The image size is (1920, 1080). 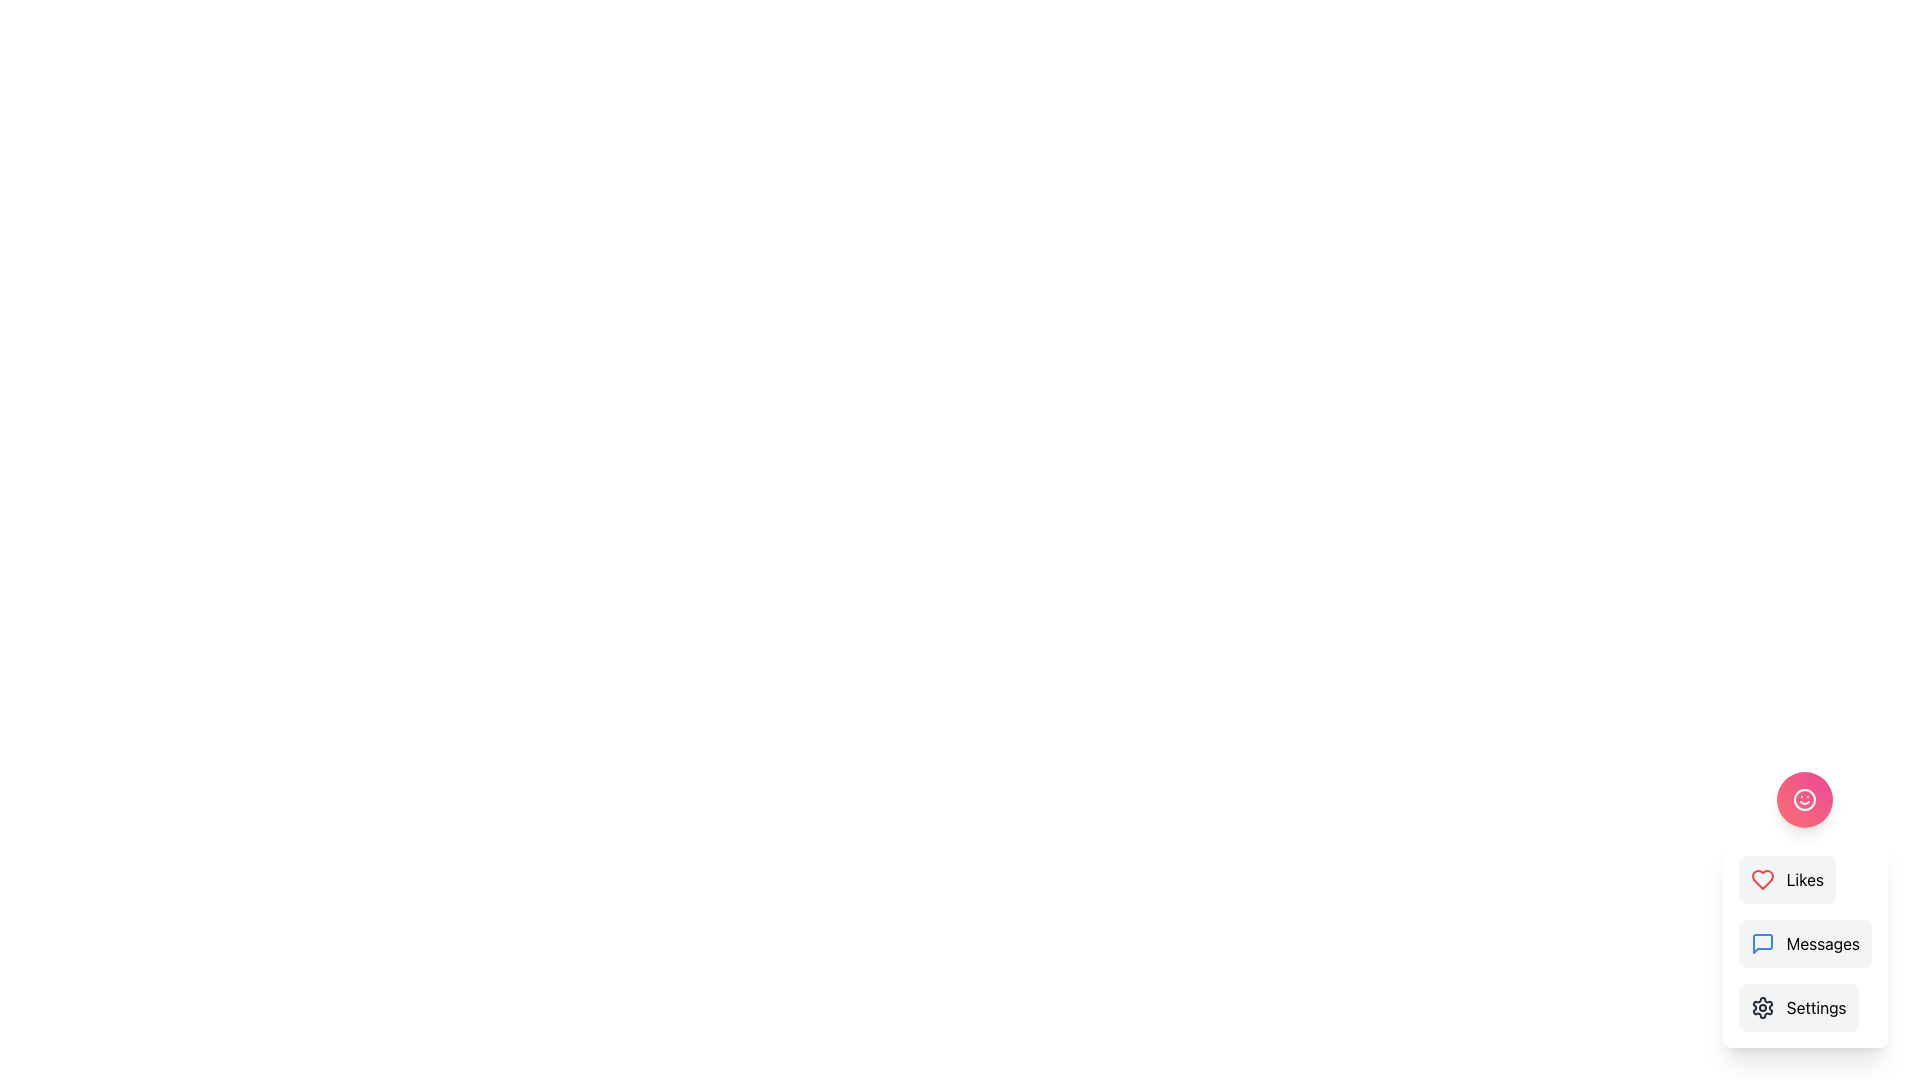 What do you see at coordinates (1805, 798) in the screenshot?
I see `the circular button with a vibrant gradient background and a white smiley face icon` at bounding box center [1805, 798].